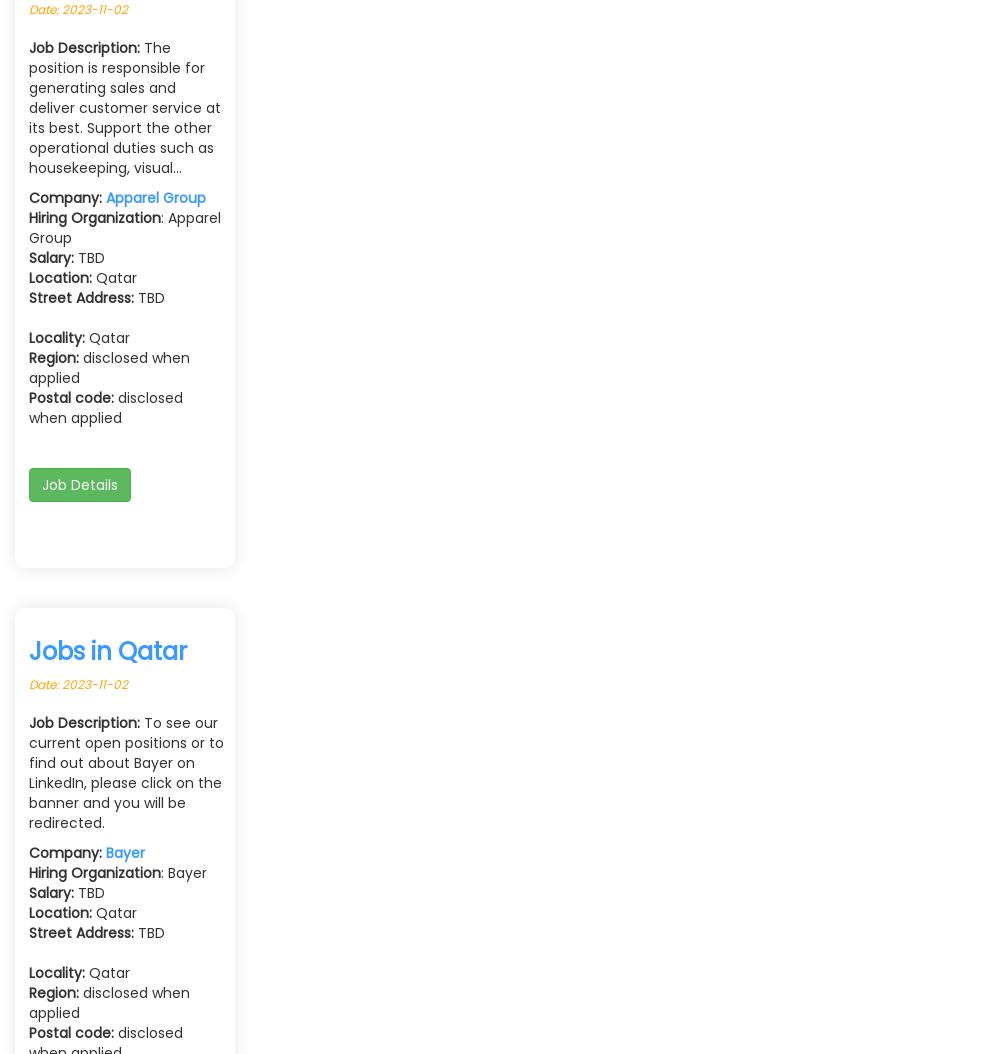  What do you see at coordinates (79, 484) in the screenshot?
I see `'Job Details'` at bounding box center [79, 484].